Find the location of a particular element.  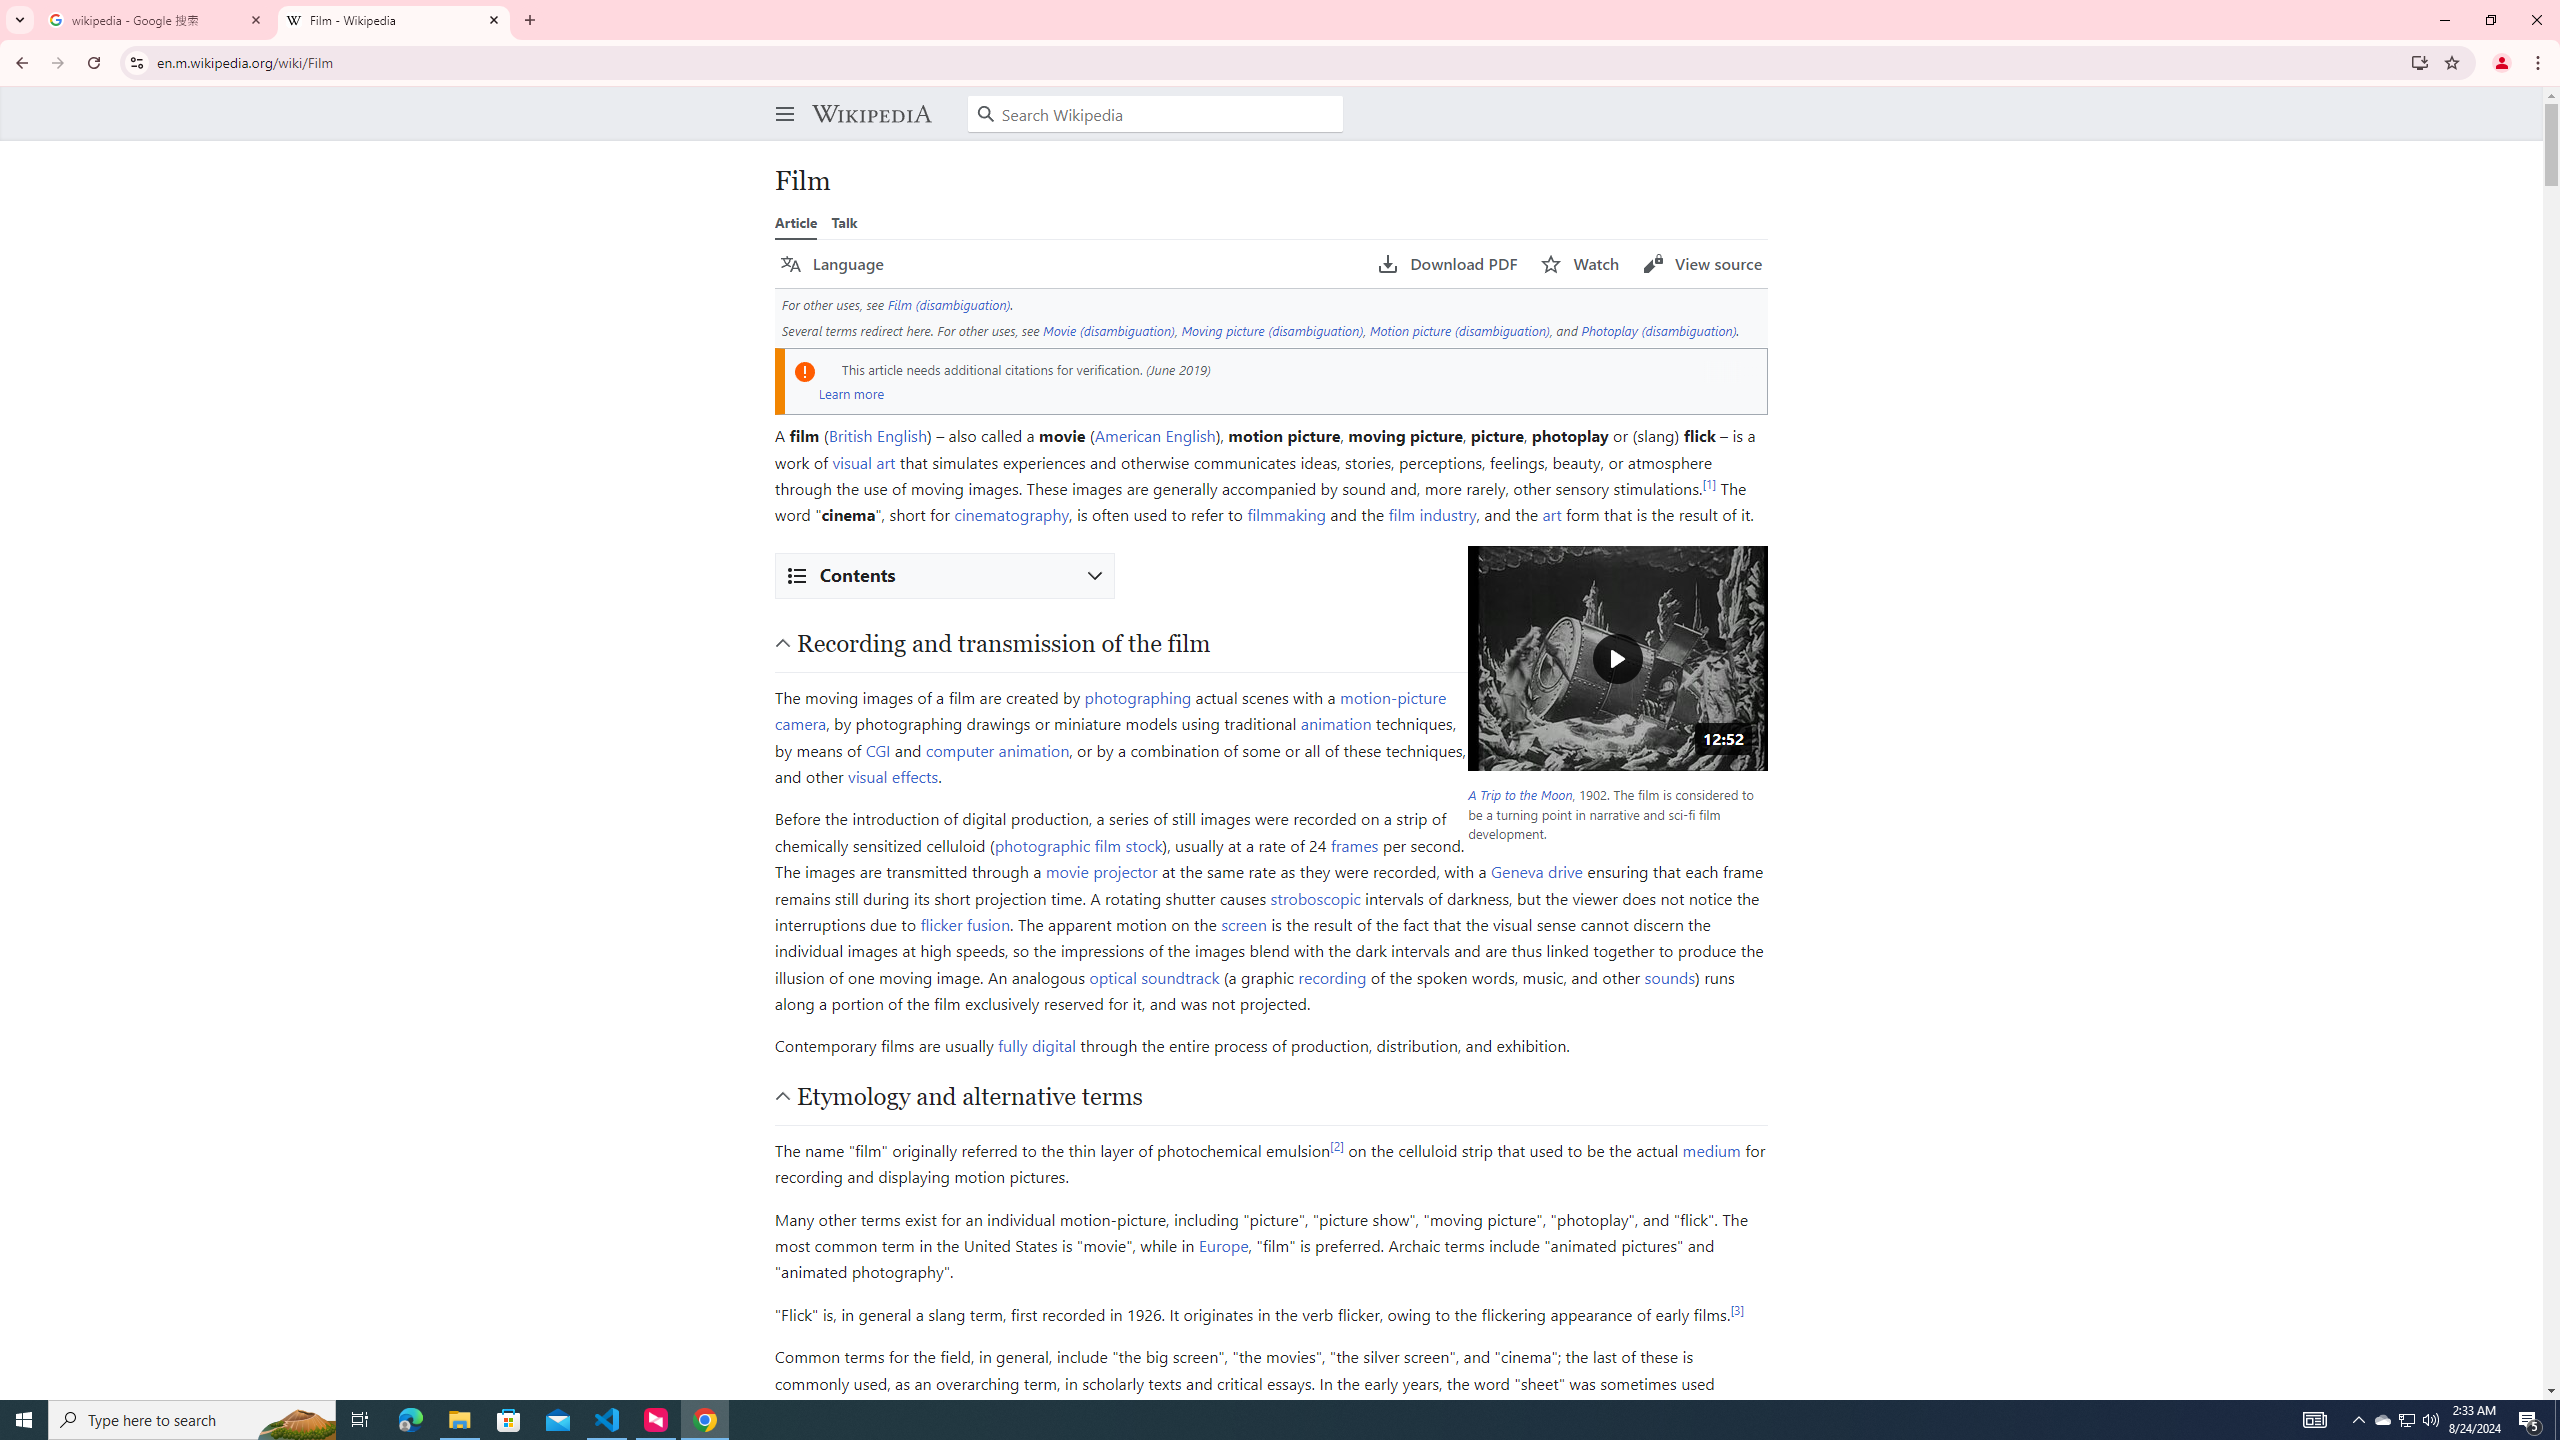

'Photoplay (disambiguation)' is located at coordinates (1659, 330).